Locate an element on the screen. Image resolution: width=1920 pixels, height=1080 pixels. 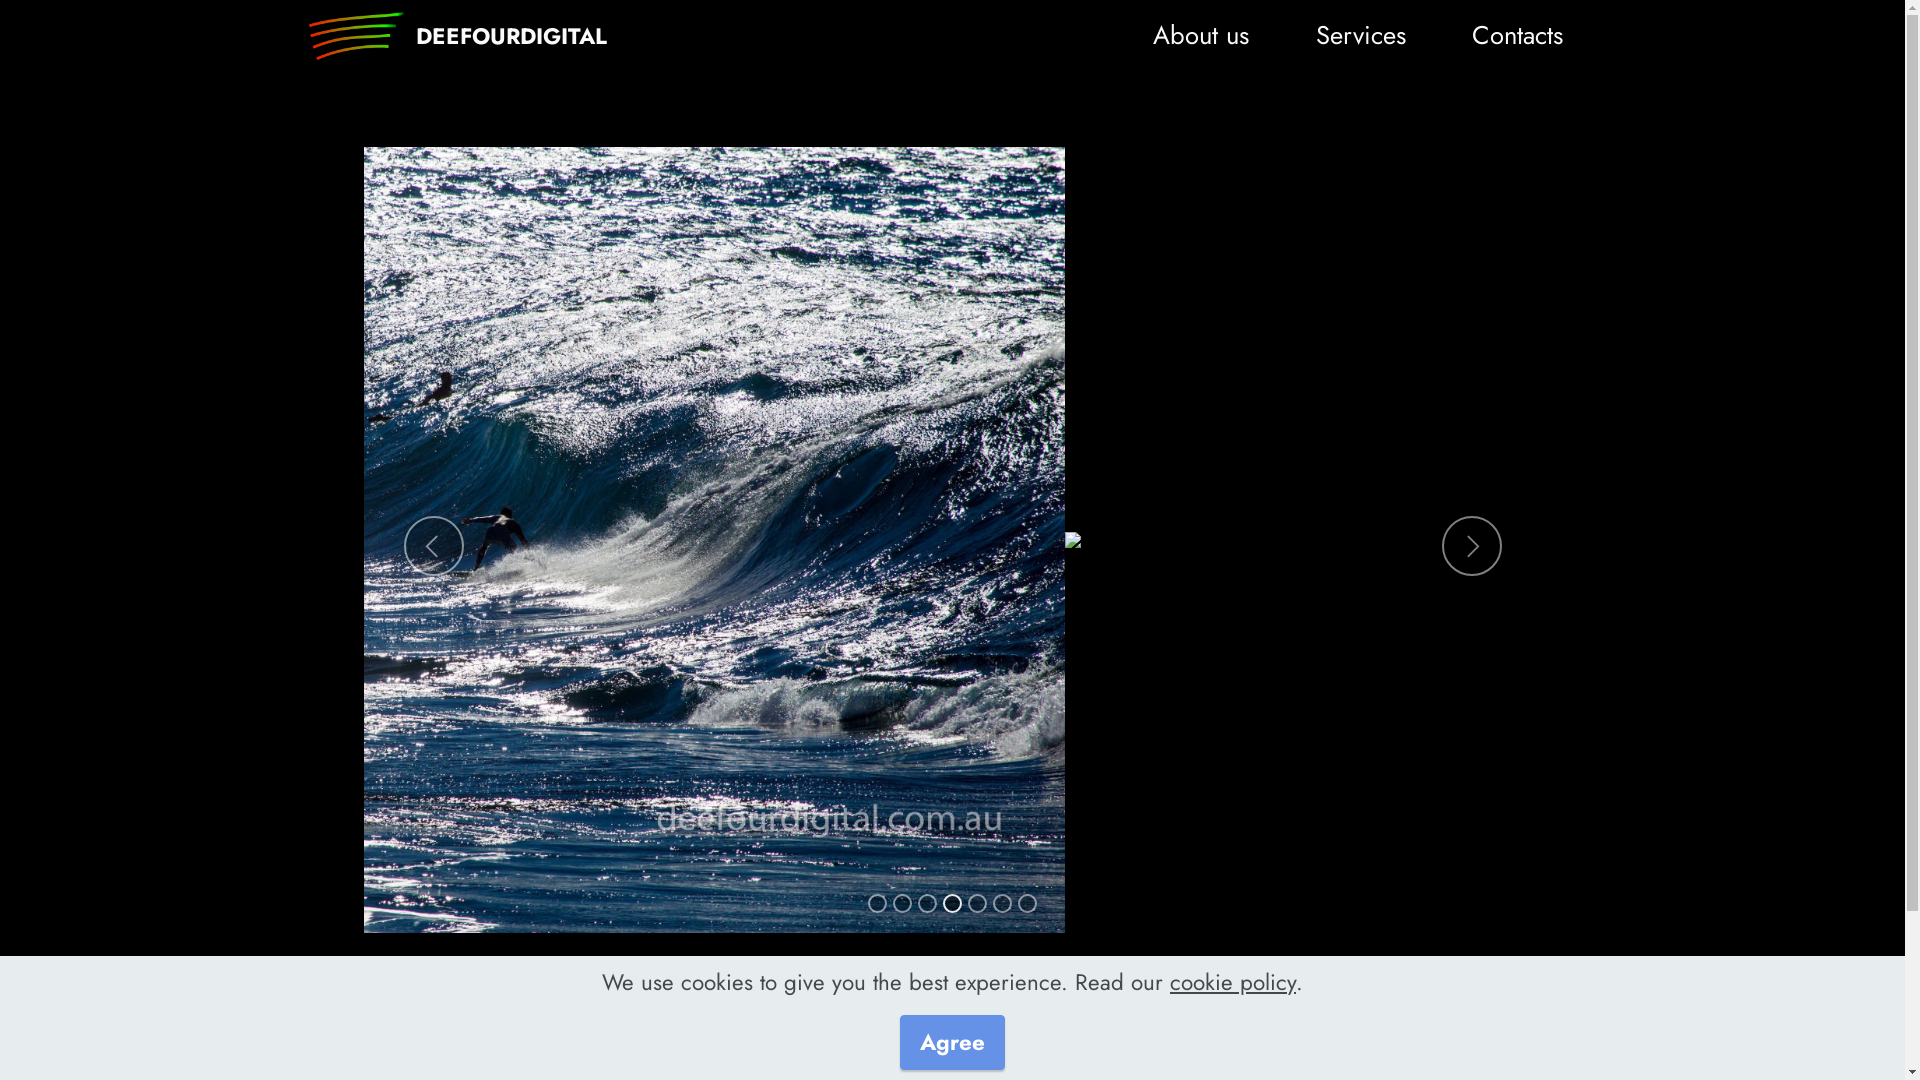
'Services' is located at coordinates (1308, 35).